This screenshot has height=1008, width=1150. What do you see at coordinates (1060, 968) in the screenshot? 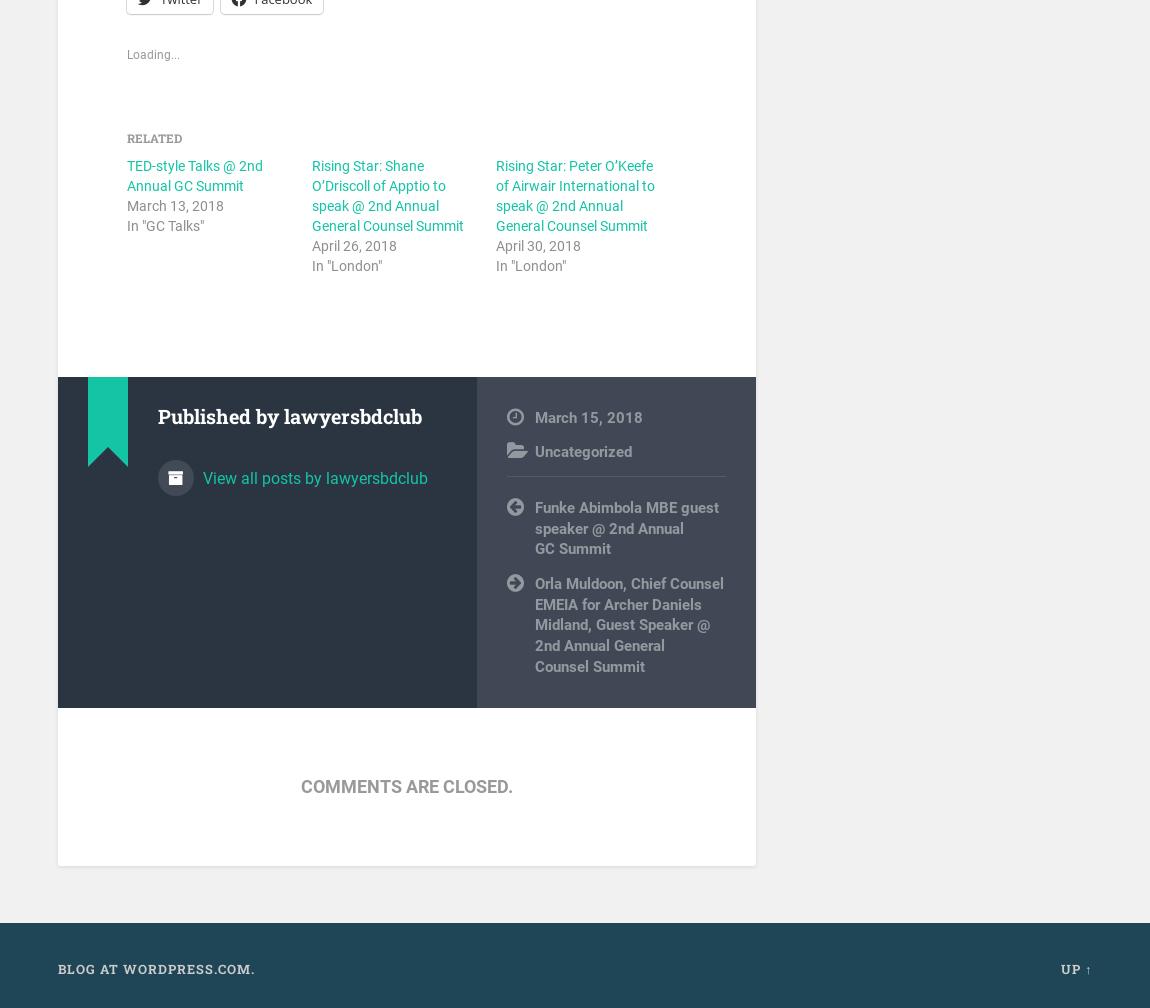
I see `'Up ↑'` at bounding box center [1060, 968].